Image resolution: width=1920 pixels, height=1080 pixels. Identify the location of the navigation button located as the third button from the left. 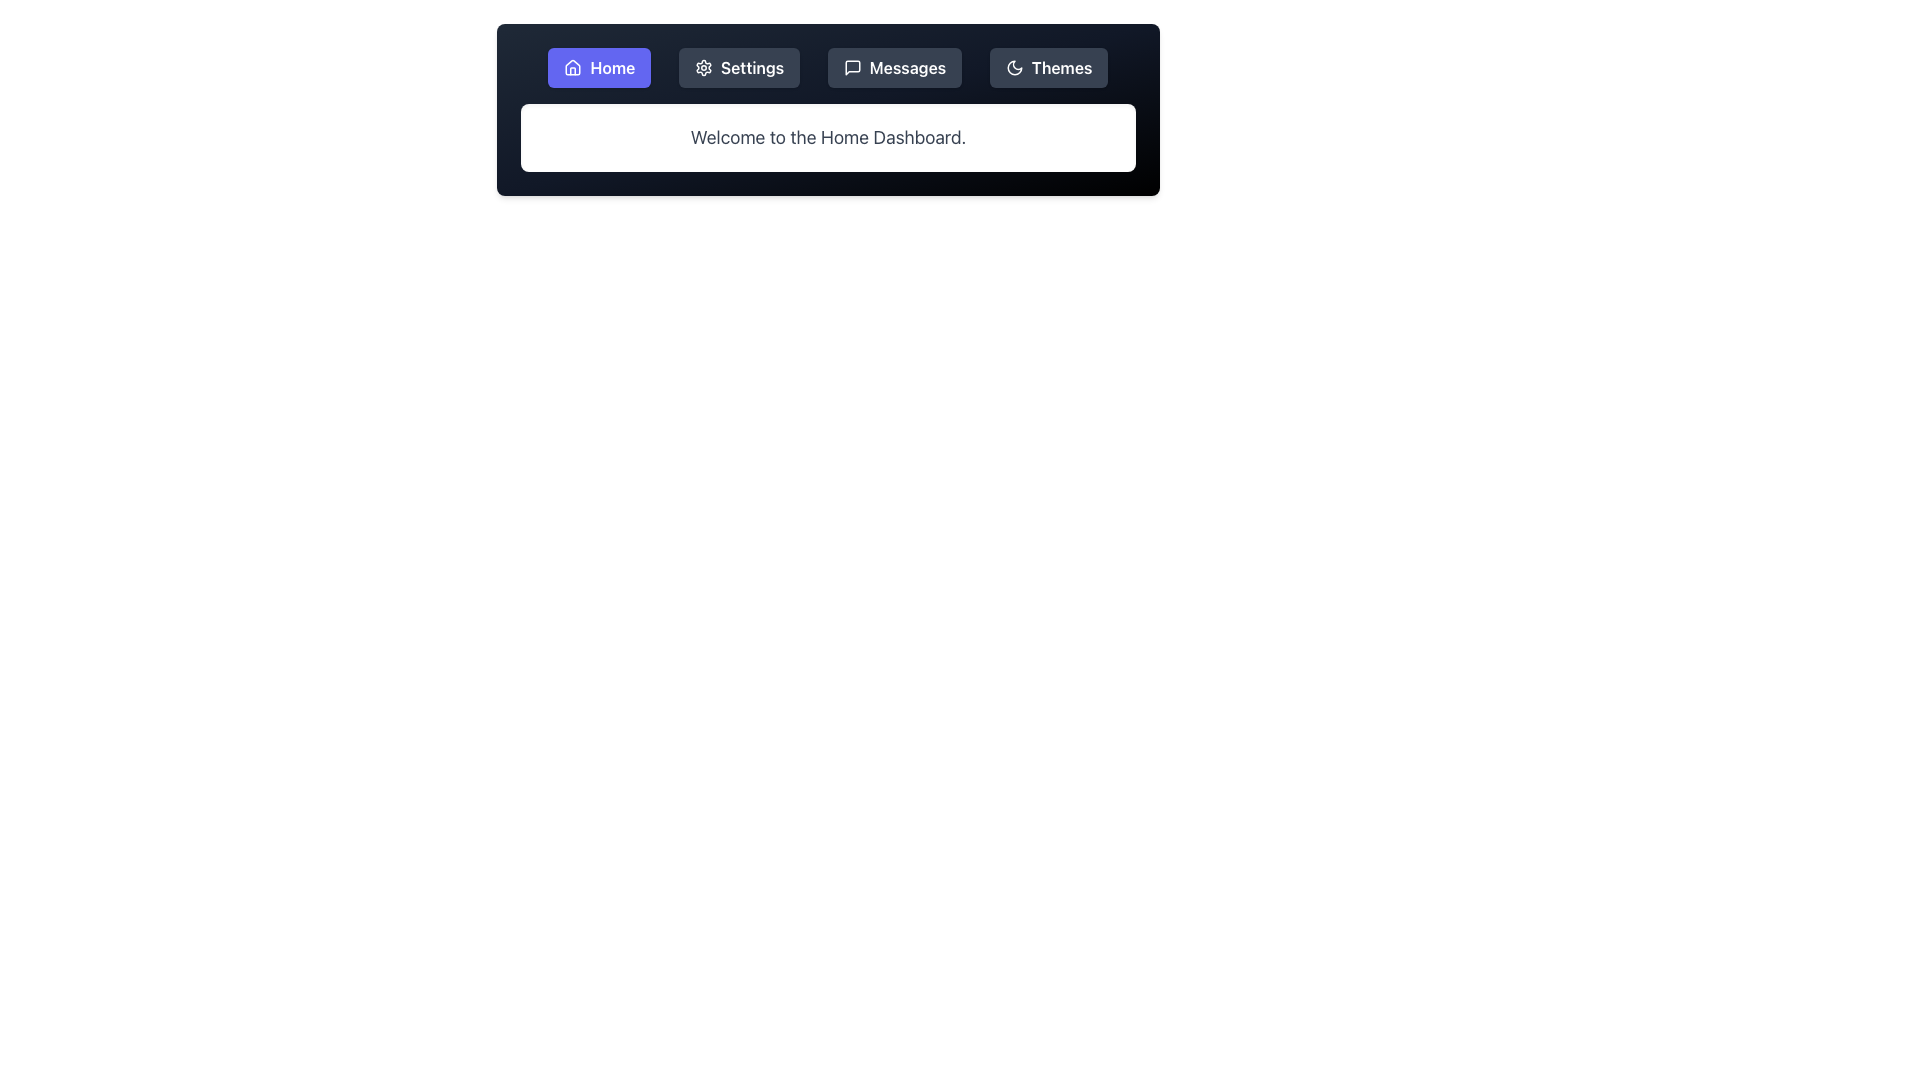
(893, 67).